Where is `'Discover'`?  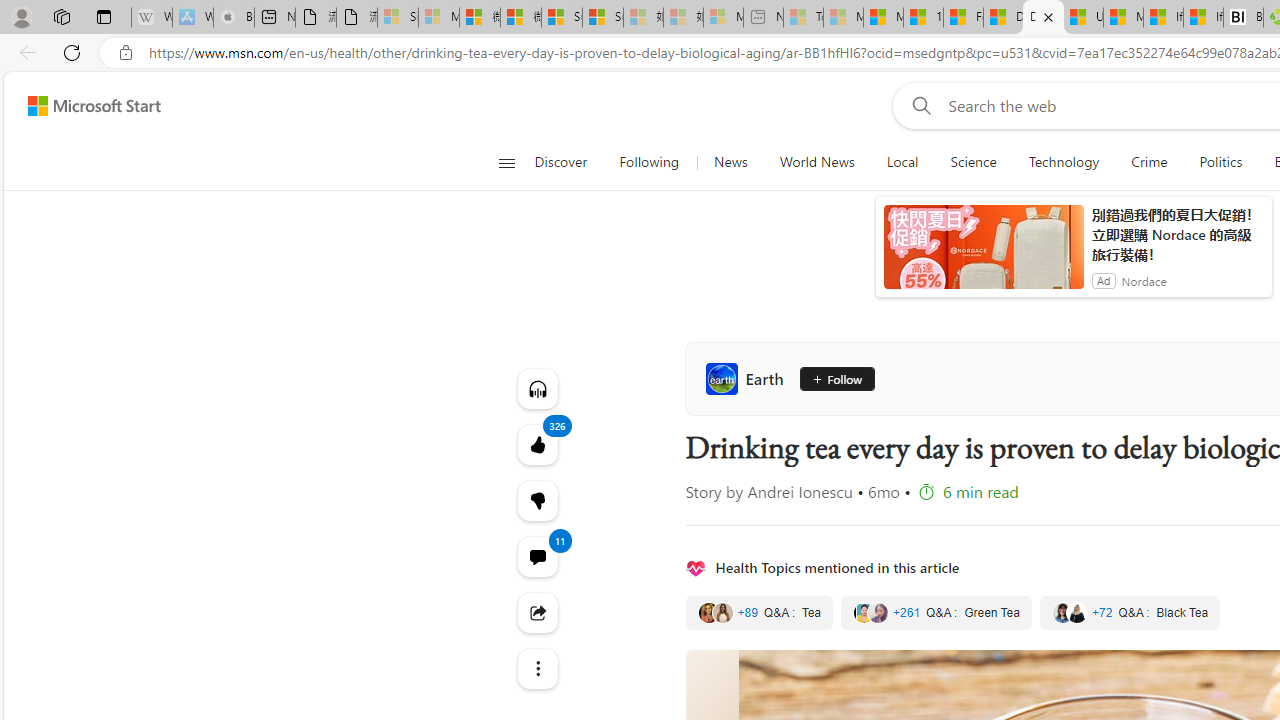 'Discover' is located at coordinates (560, 162).